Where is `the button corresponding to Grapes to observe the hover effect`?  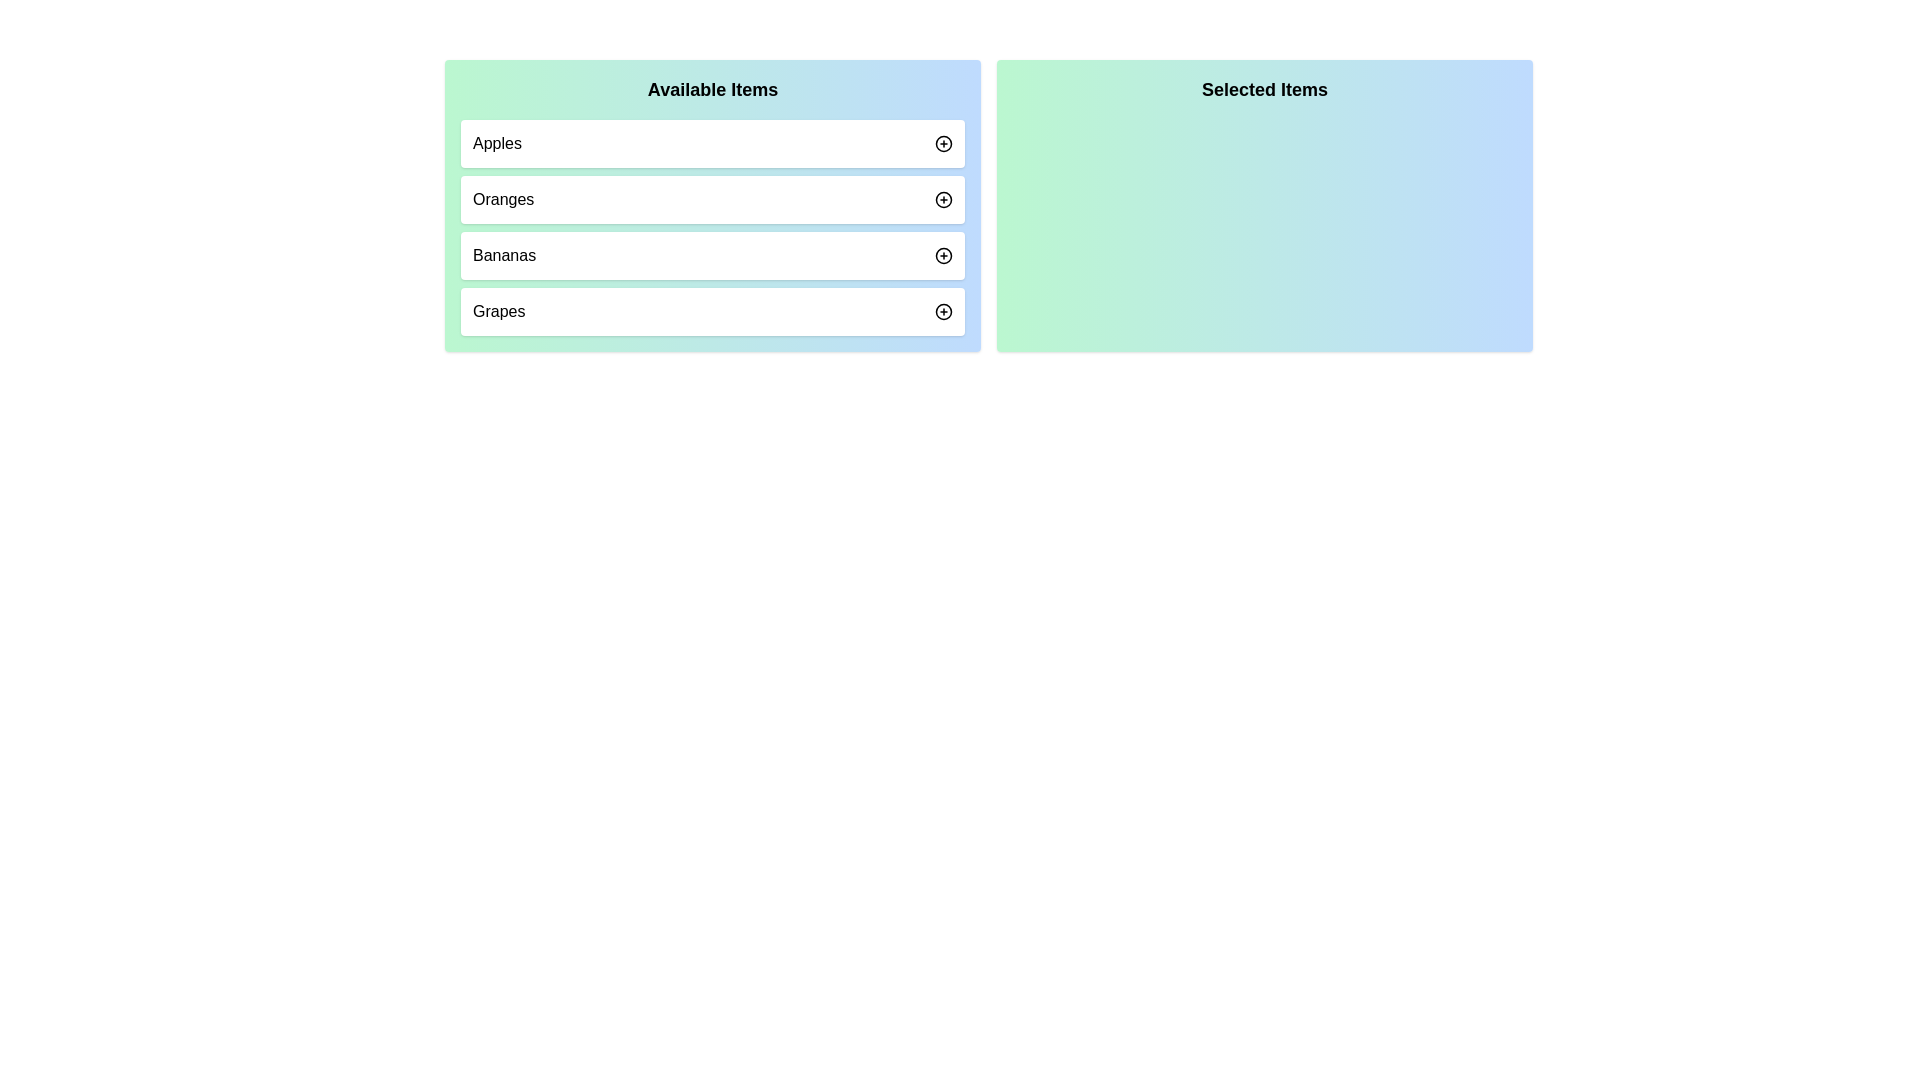
the button corresponding to Grapes to observe the hover effect is located at coordinates (943, 312).